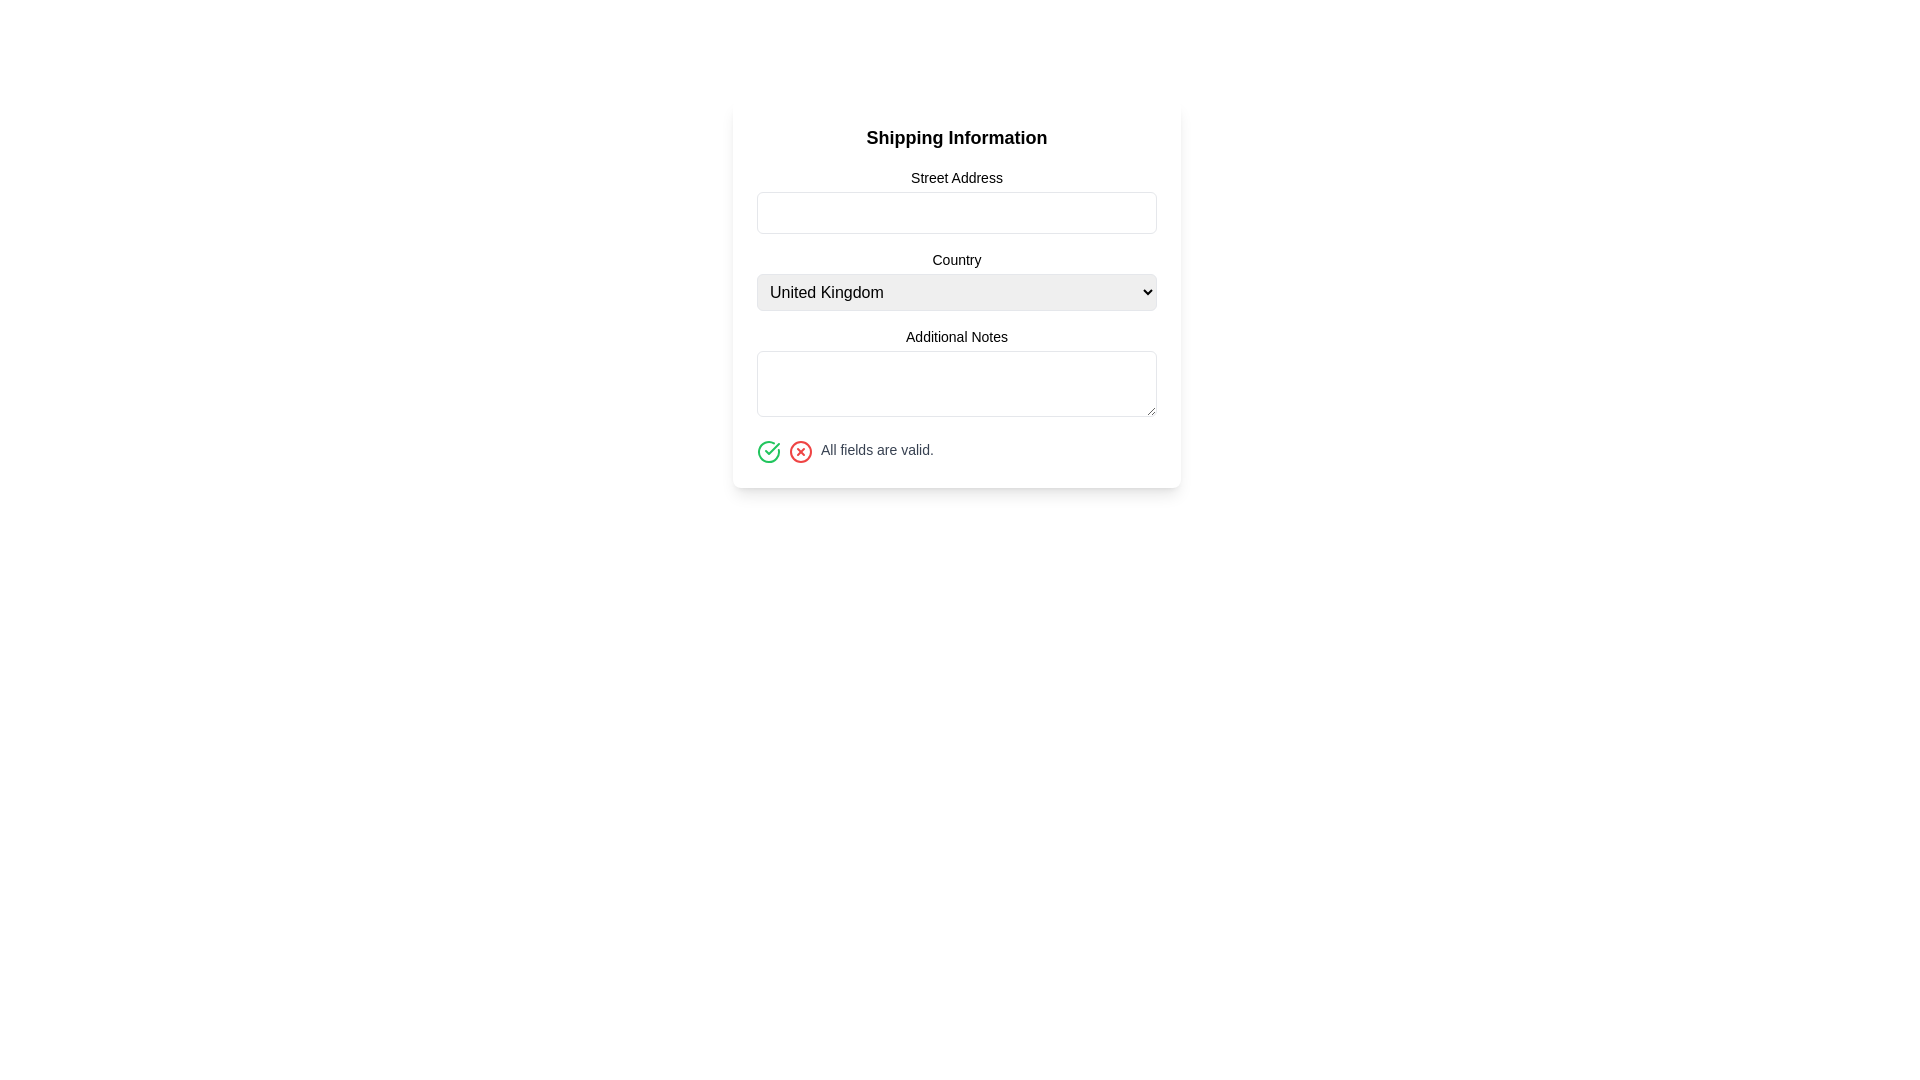 This screenshot has width=1920, height=1080. What do you see at coordinates (767, 451) in the screenshot?
I see `the success icon located in the bottom-left corner of the form interface, just left of the label 'All fields are valid.'` at bounding box center [767, 451].